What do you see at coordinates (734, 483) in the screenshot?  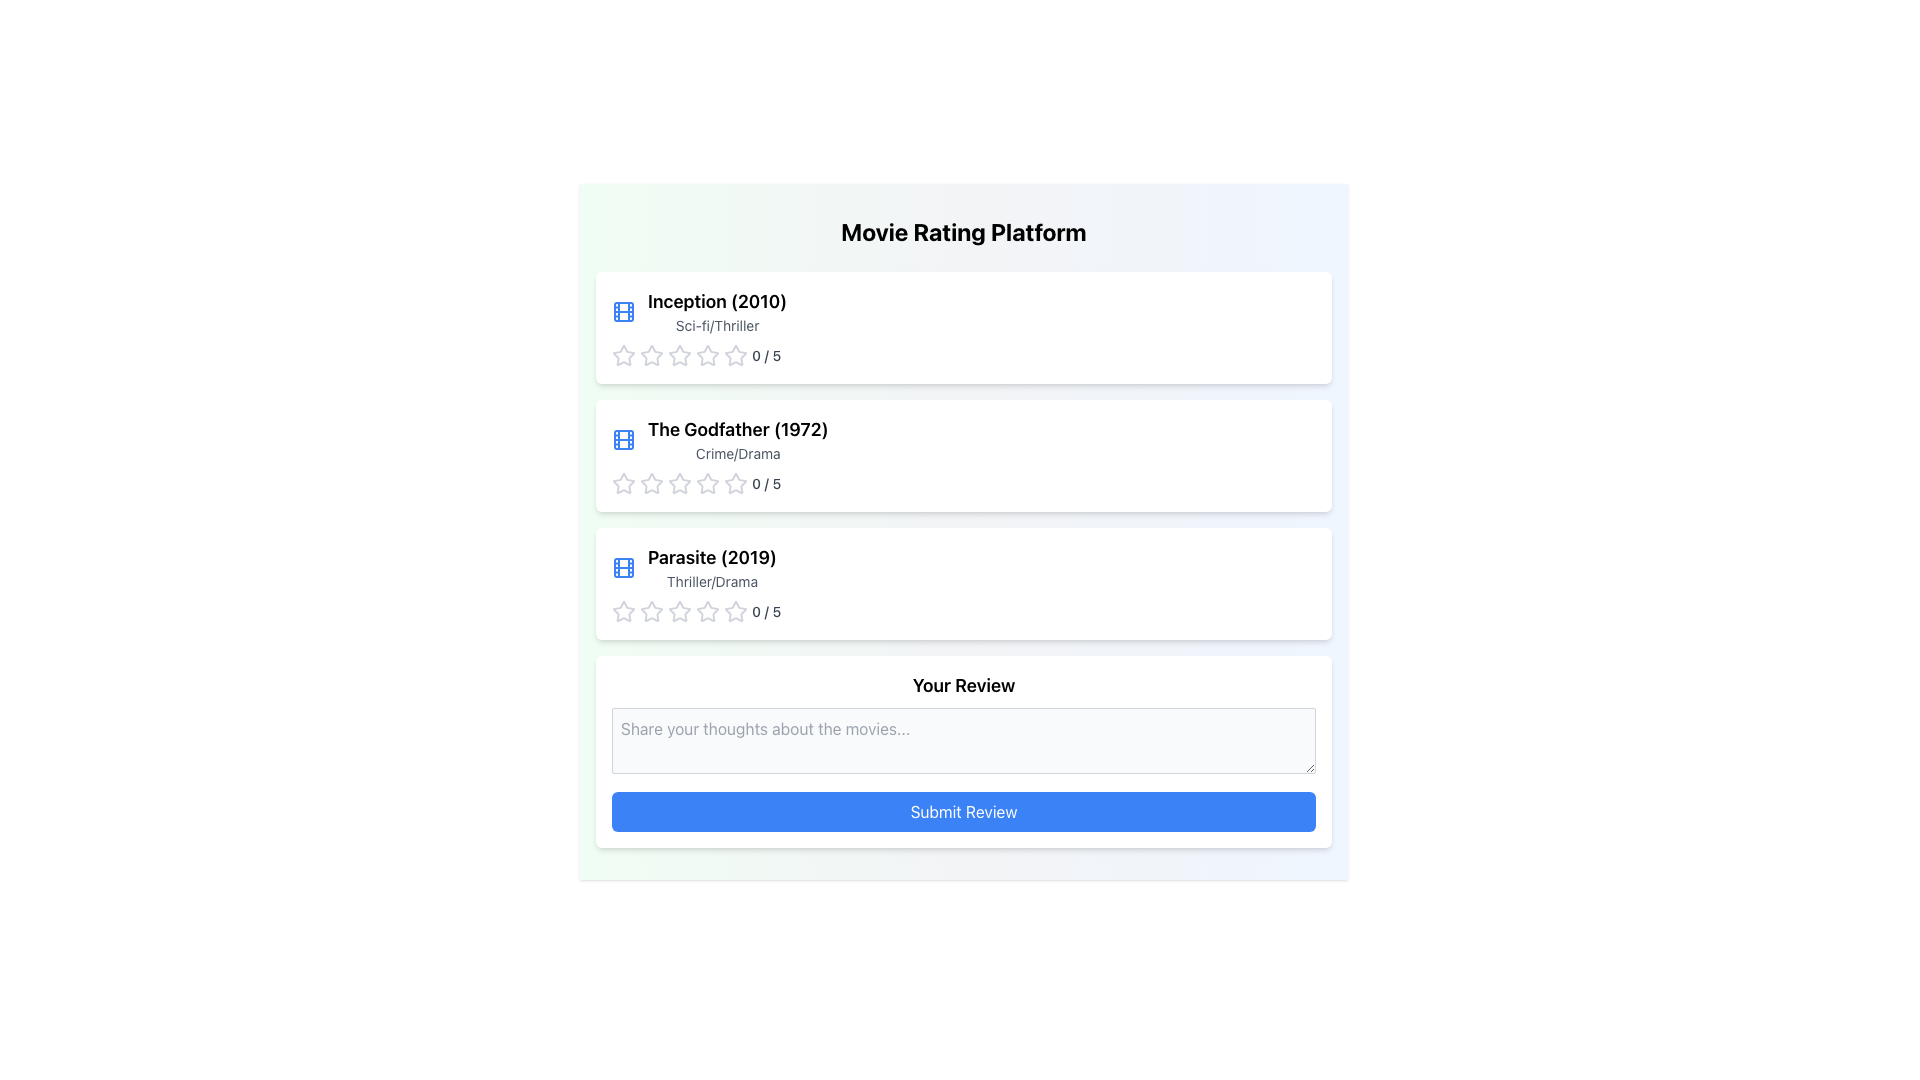 I see `the fifth star icon in the movie rating section for 'The Godfather (1972)'` at bounding box center [734, 483].